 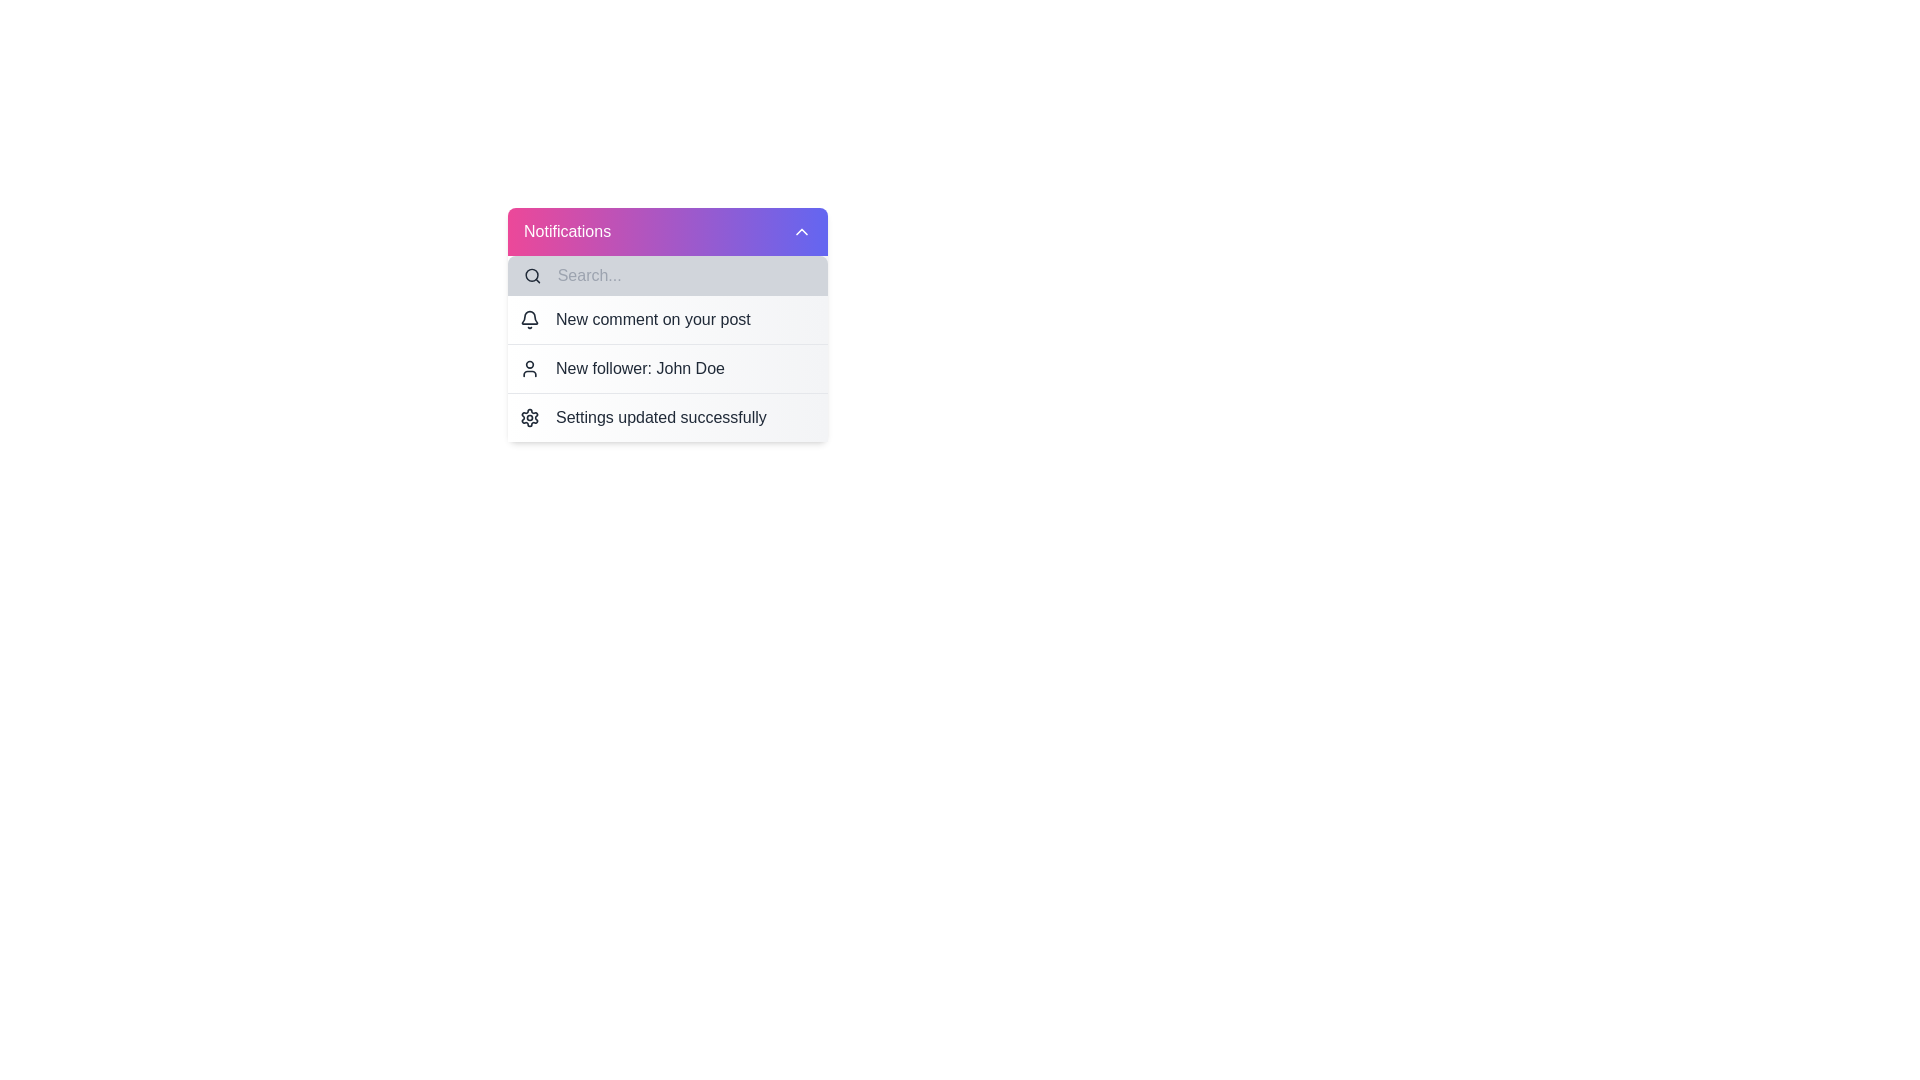 What do you see at coordinates (667, 368) in the screenshot?
I see `the notification item New follower: John Doe to highlight it` at bounding box center [667, 368].